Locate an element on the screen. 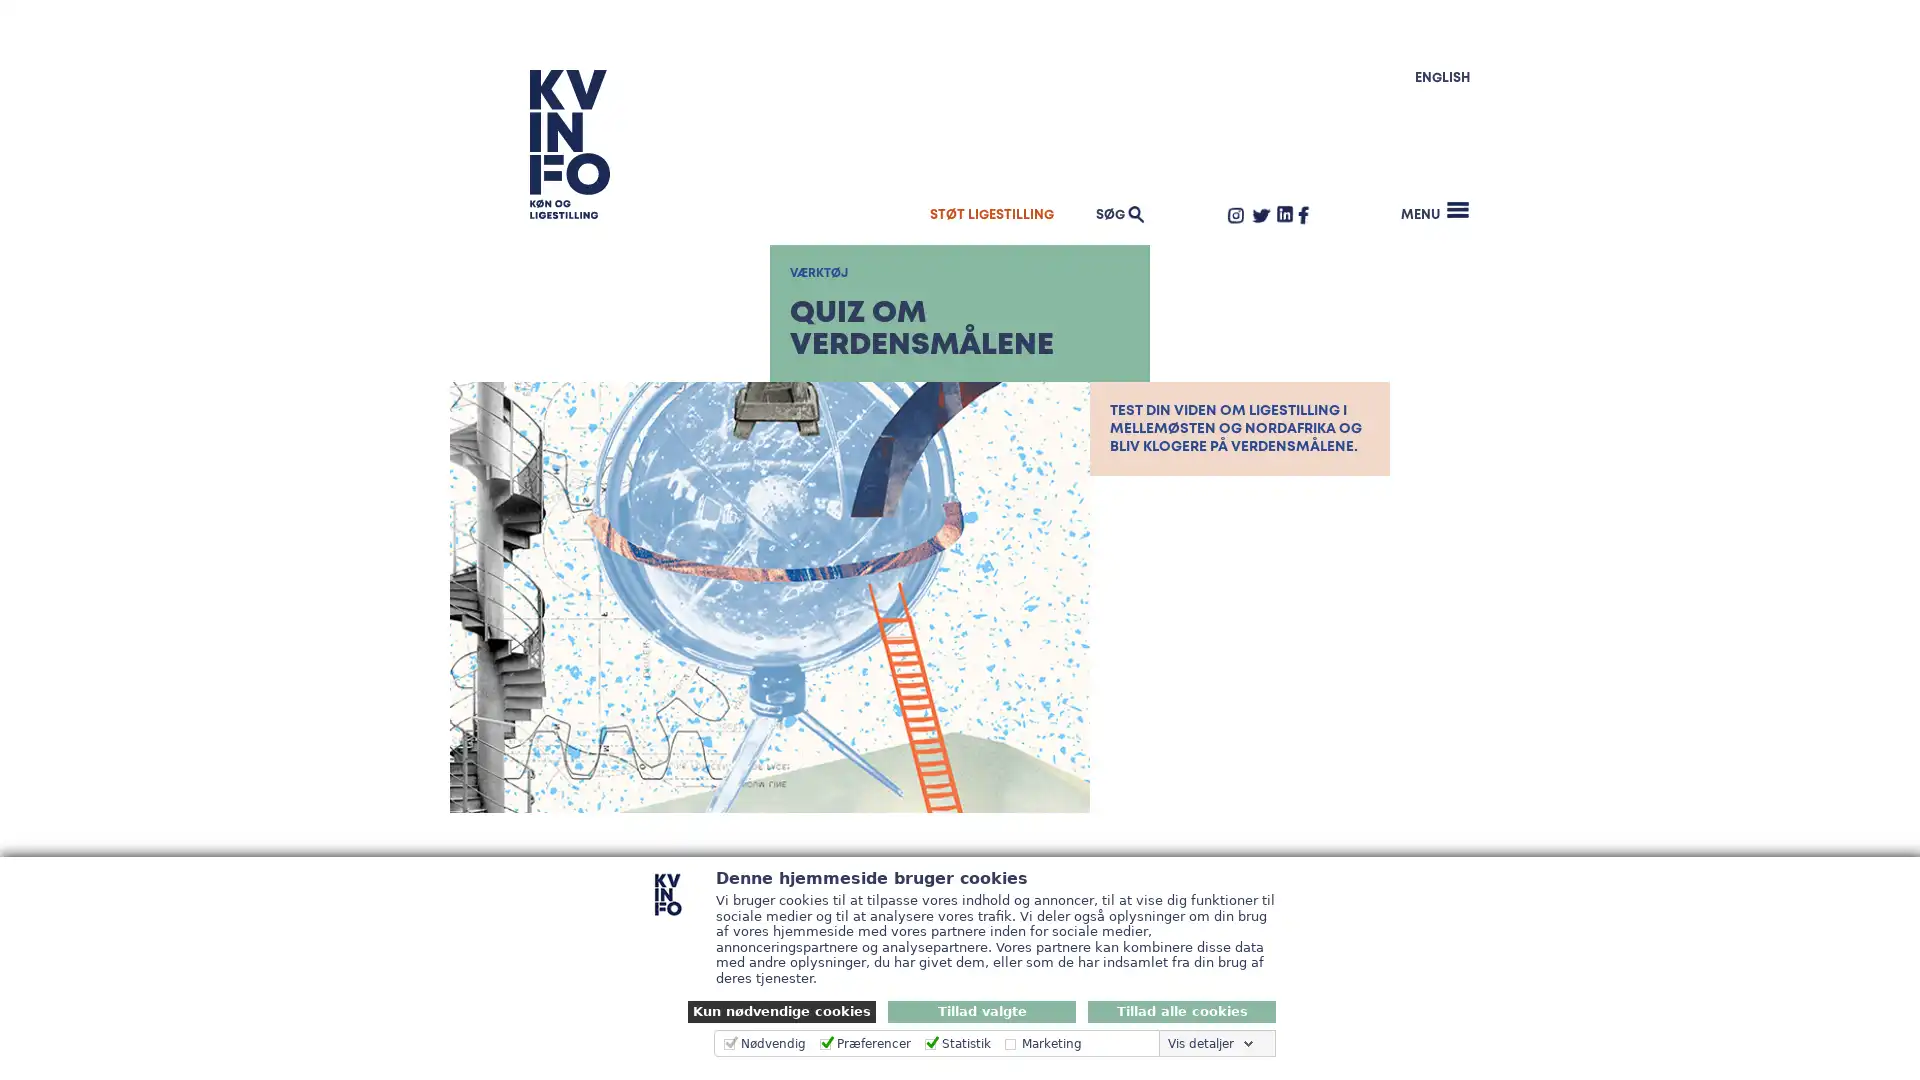 This screenshot has height=1080, width=1920. MENU is located at coordinates (1434, 210).